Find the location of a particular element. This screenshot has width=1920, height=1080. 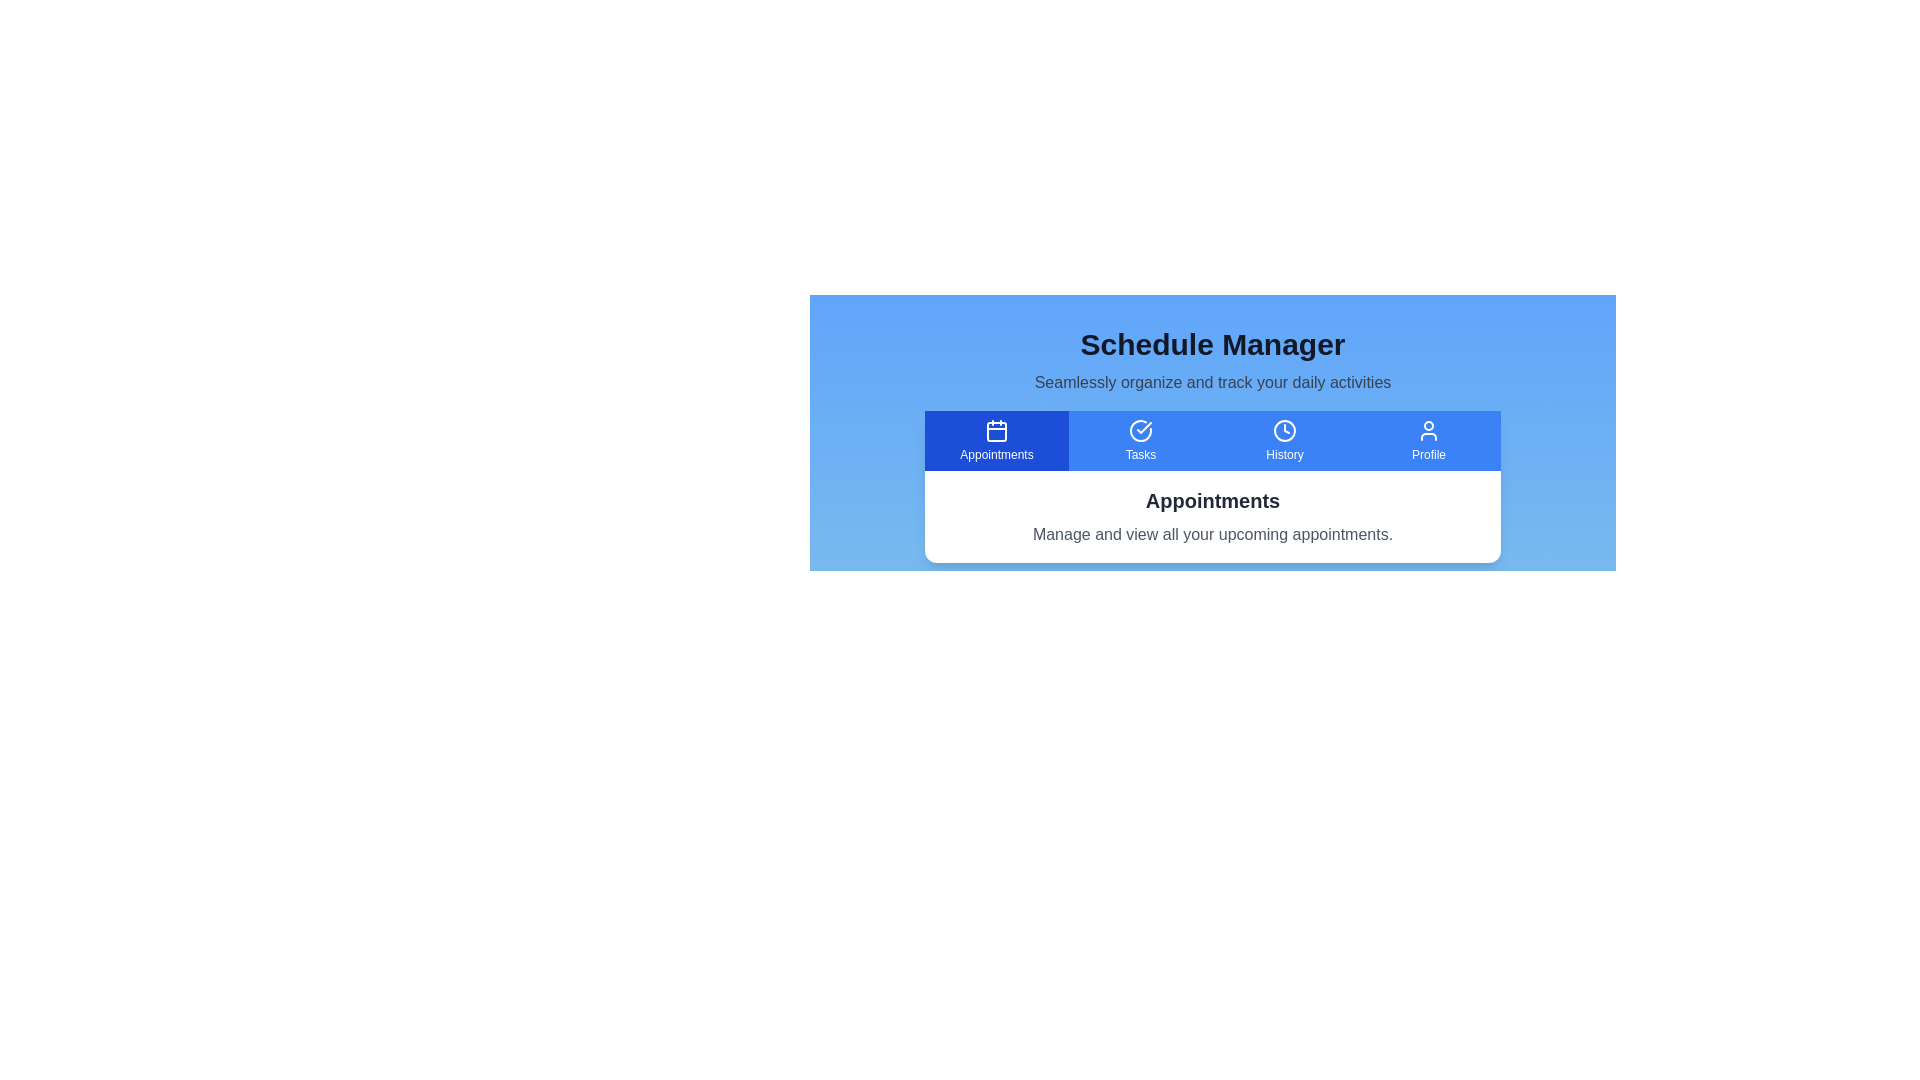

the descriptive text located under the 'Appointments' title to read its content is located at coordinates (1212, 534).